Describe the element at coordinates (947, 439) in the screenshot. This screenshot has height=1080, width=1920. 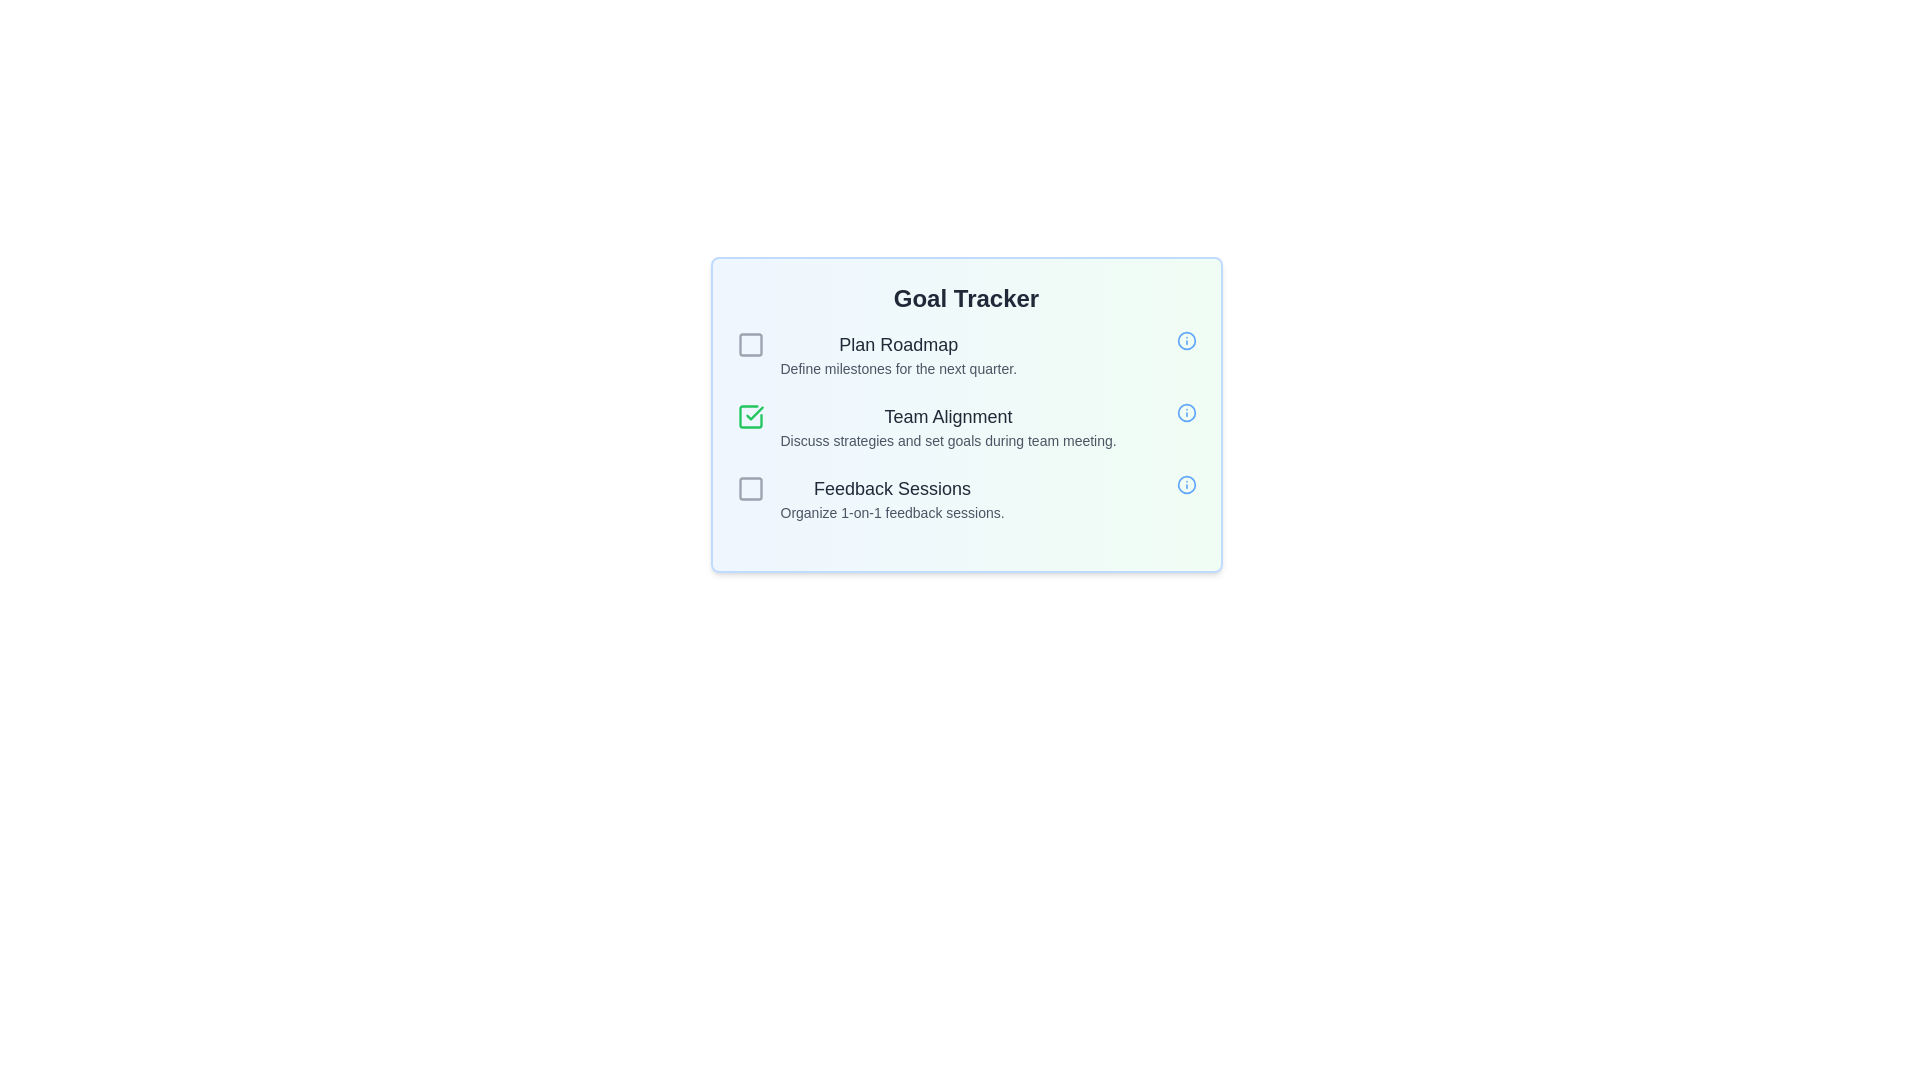
I see `the Text Label that provides additional information about the 'Team Alignment' section, which is located underneath the 'Team Alignment' label and adjacent to an information icon` at that location.